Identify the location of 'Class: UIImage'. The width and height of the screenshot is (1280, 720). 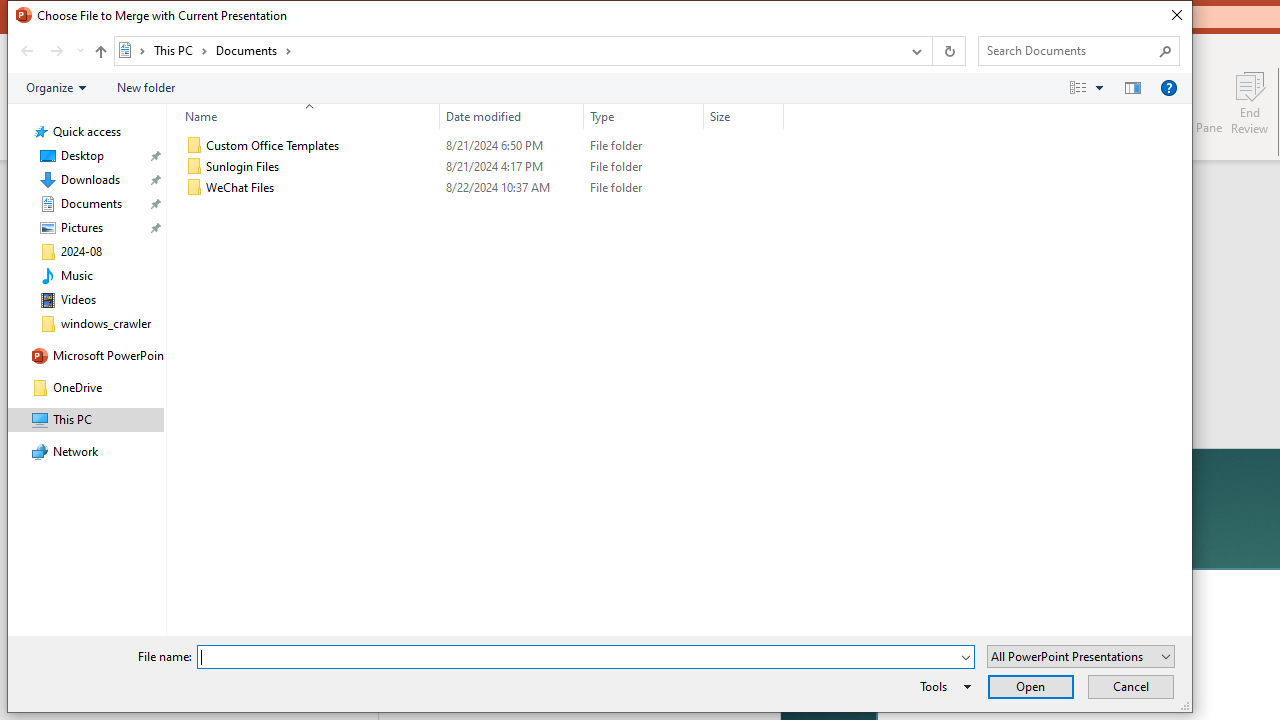
(194, 187).